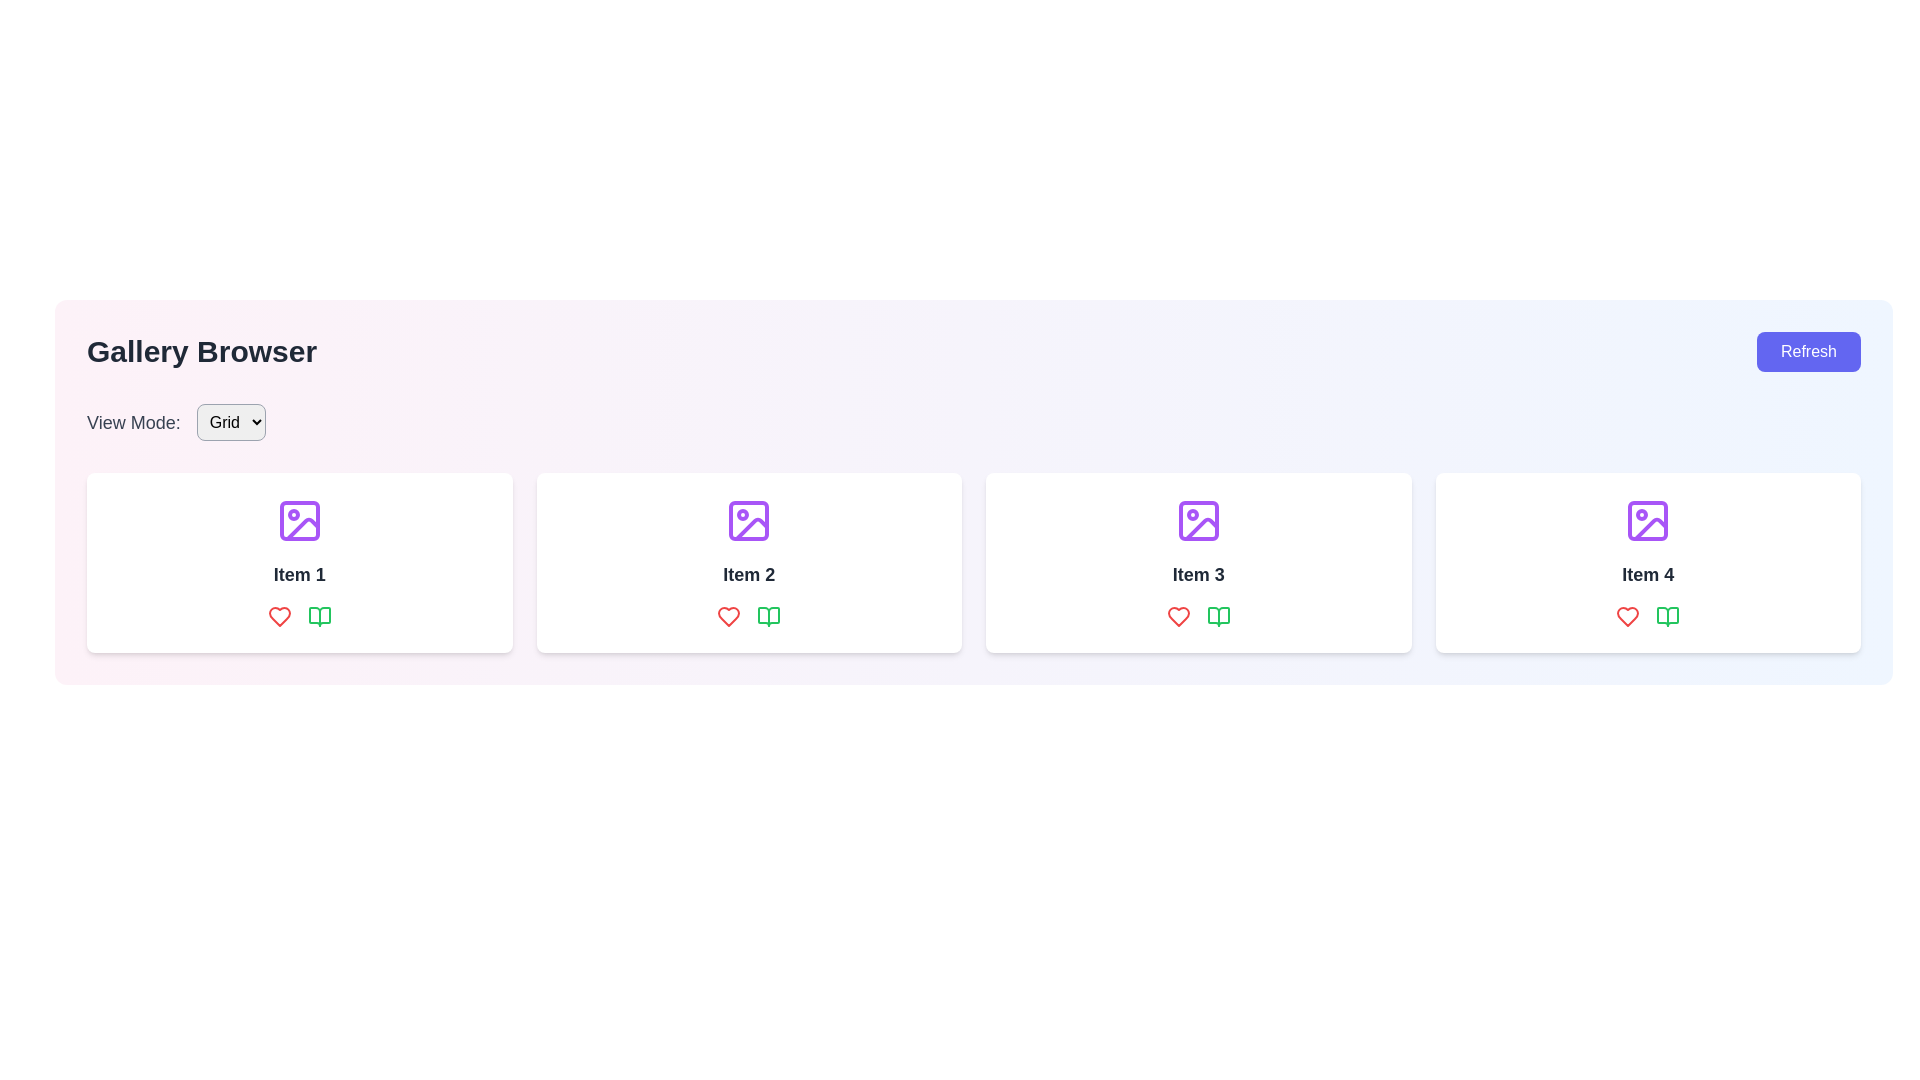 The width and height of the screenshot is (1920, 1080). I want to click on the inclined line with a purple stroke, part of the vector graphic in the fourth item card of the gallery grid, so click(1651, 528).